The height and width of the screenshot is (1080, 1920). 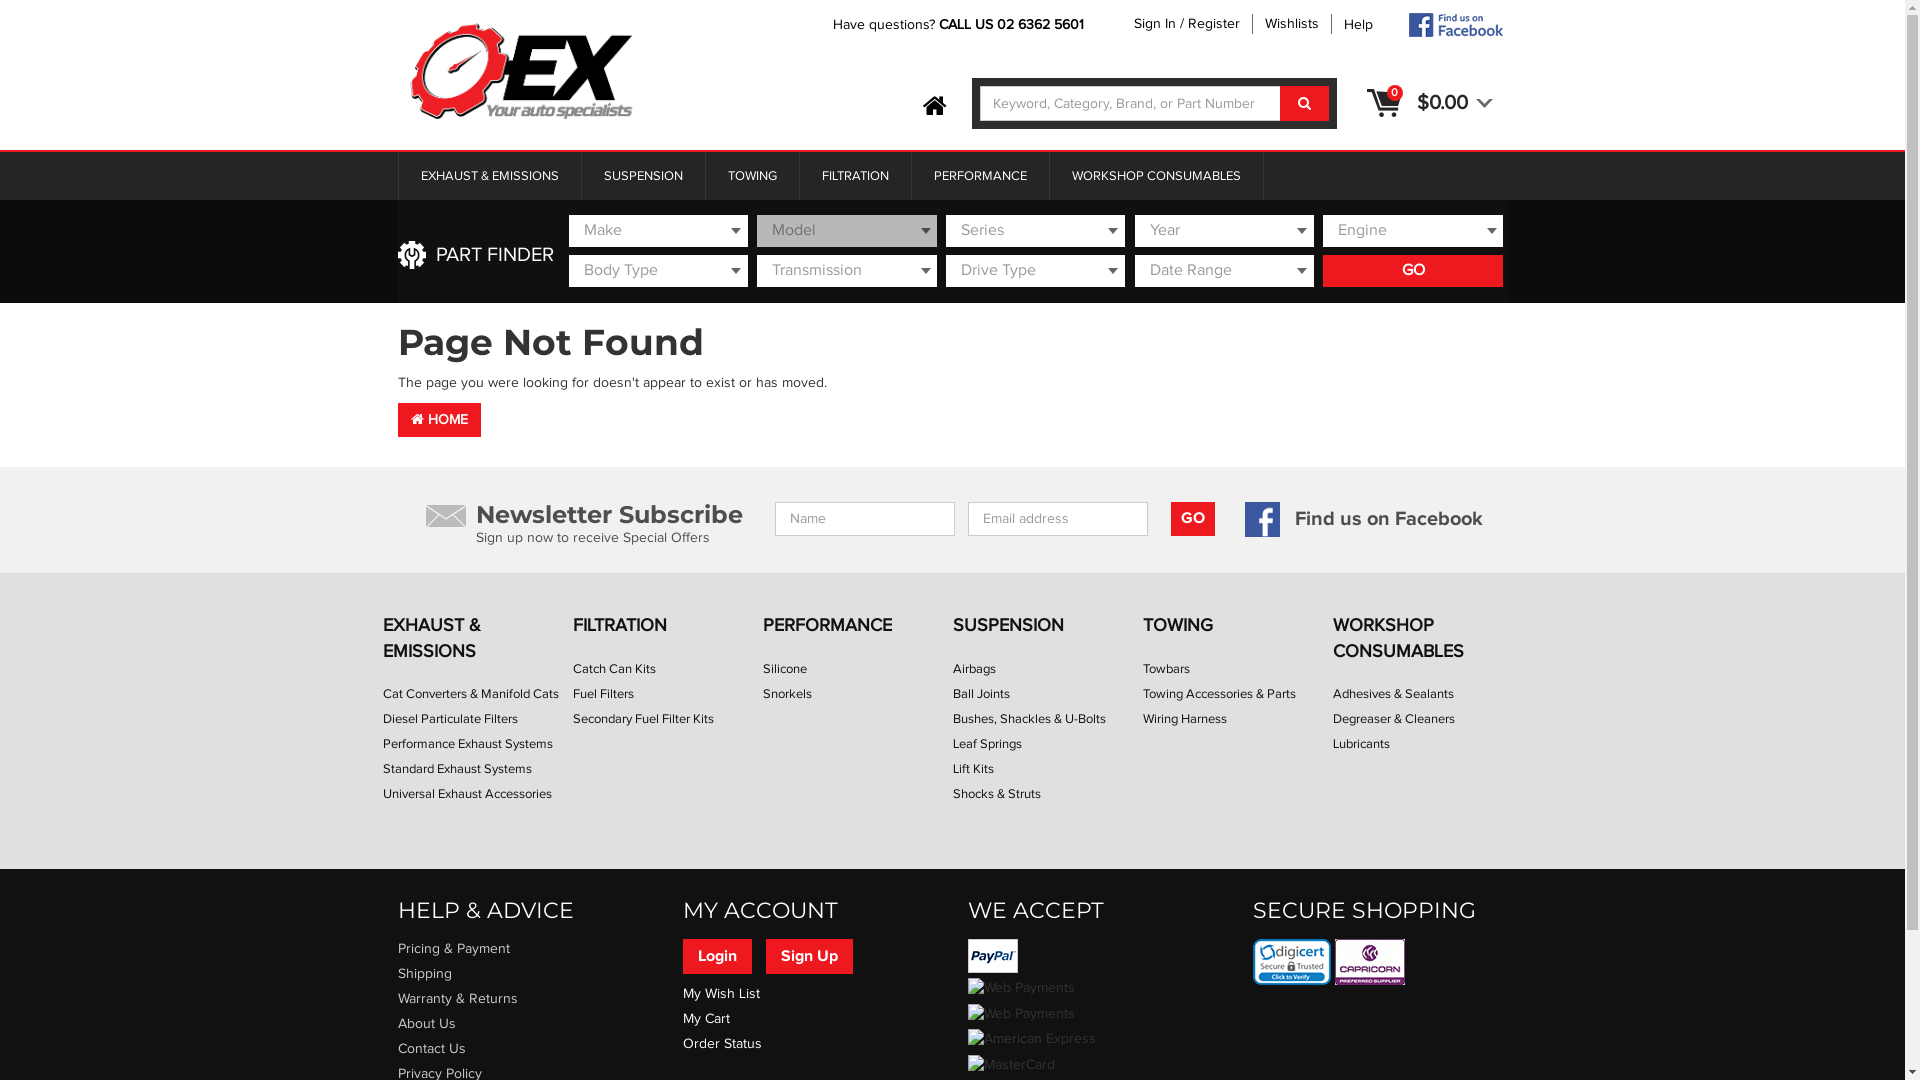 I want to click on 'Shocks & Struts', so click(x=996, y=793).